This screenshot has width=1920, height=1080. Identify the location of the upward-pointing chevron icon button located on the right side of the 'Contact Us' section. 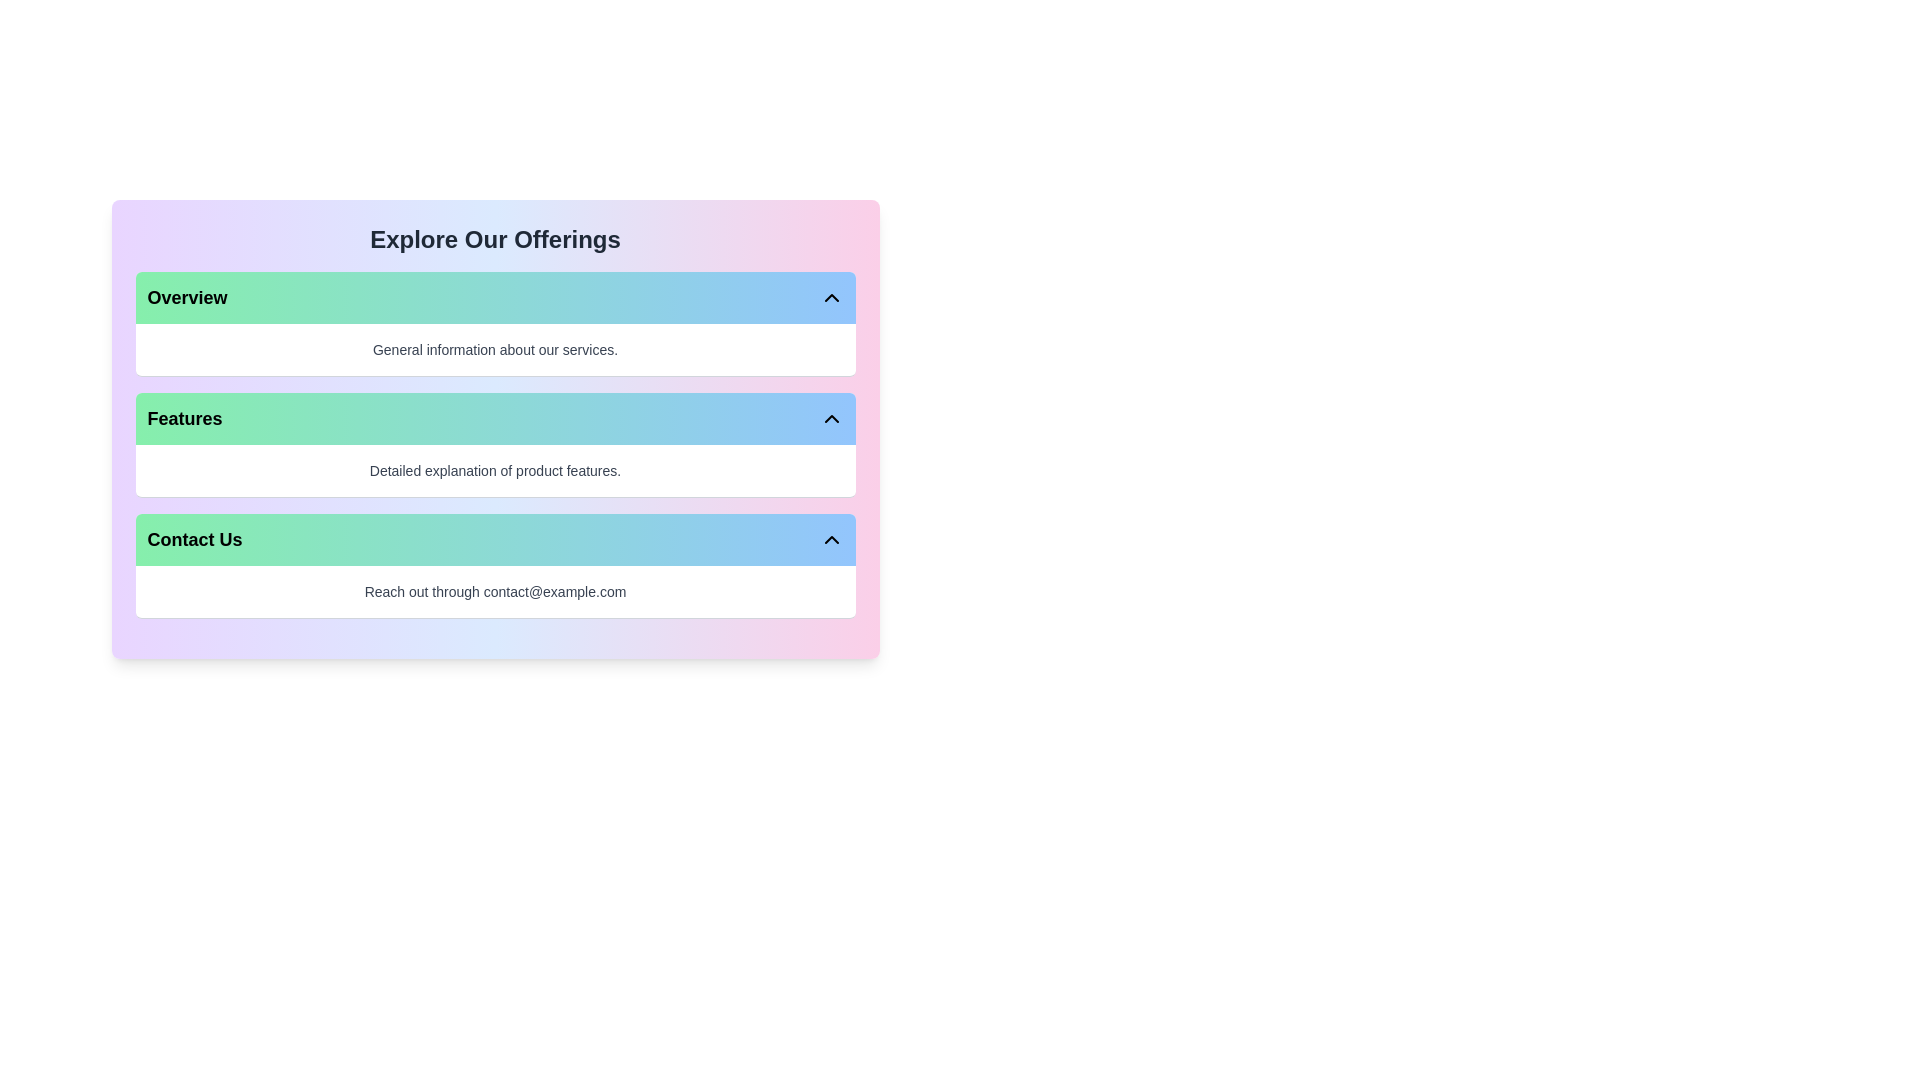
(831, 540).